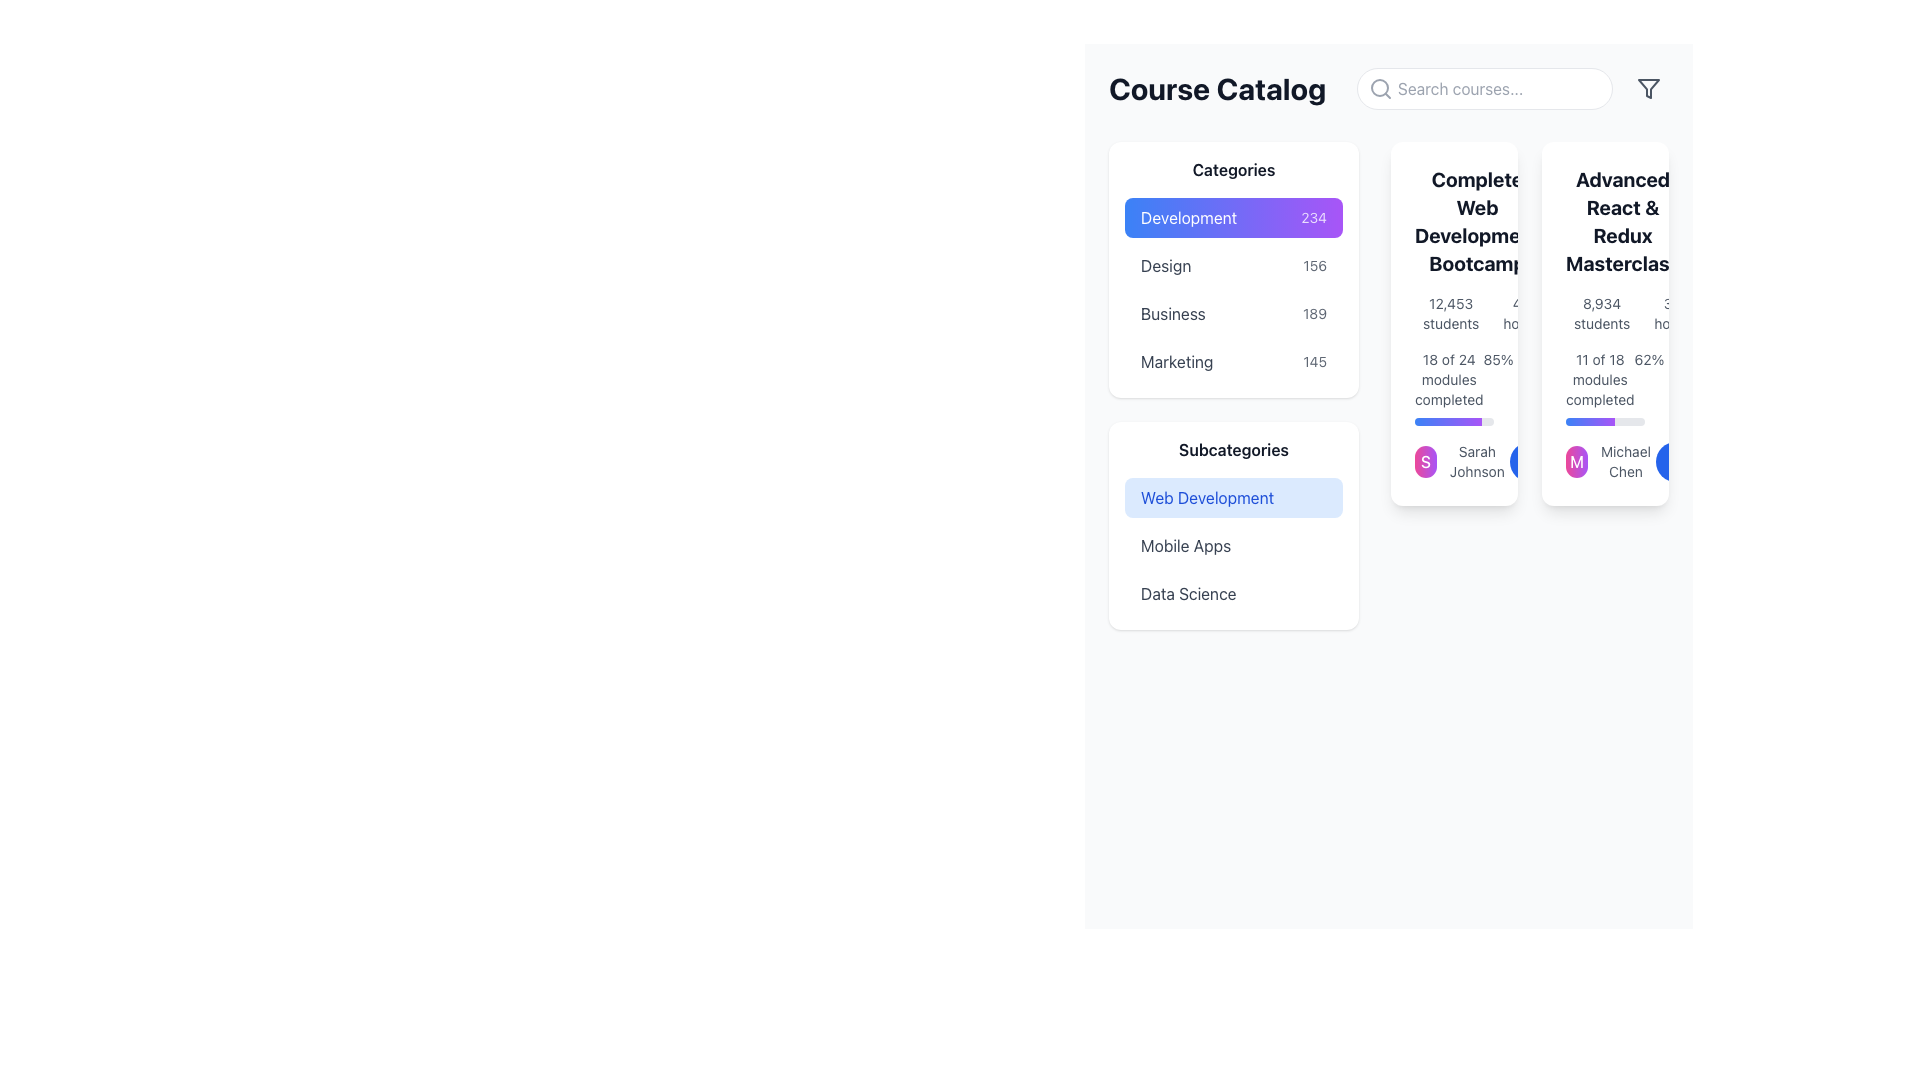  I want to click on the 'Categories' text label, which is styled with a bold font and dark gray color, located at the top of the vertical panel displaying category options, so click(1232, 168).